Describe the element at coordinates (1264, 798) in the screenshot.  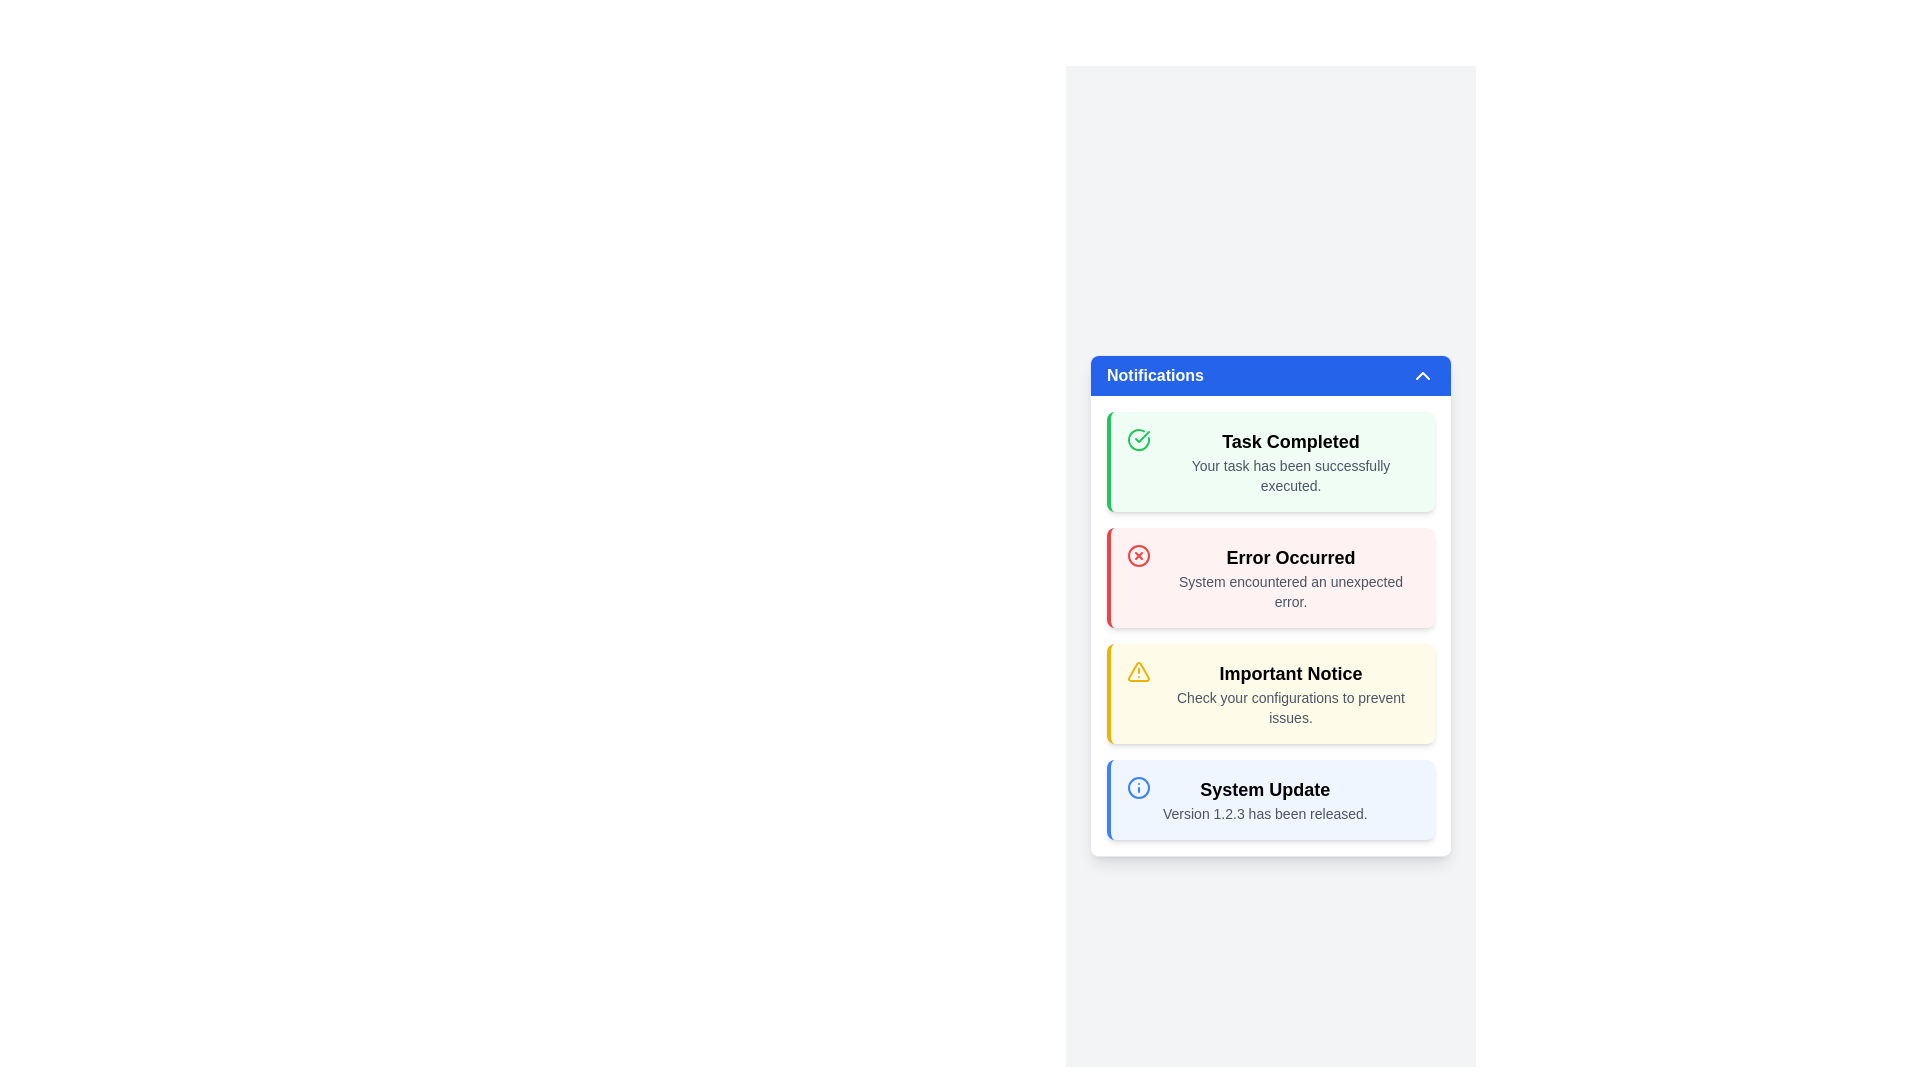
I see `informative text block within the fourth notification card that contains details about the new system update release version 1.2.3` at that location.